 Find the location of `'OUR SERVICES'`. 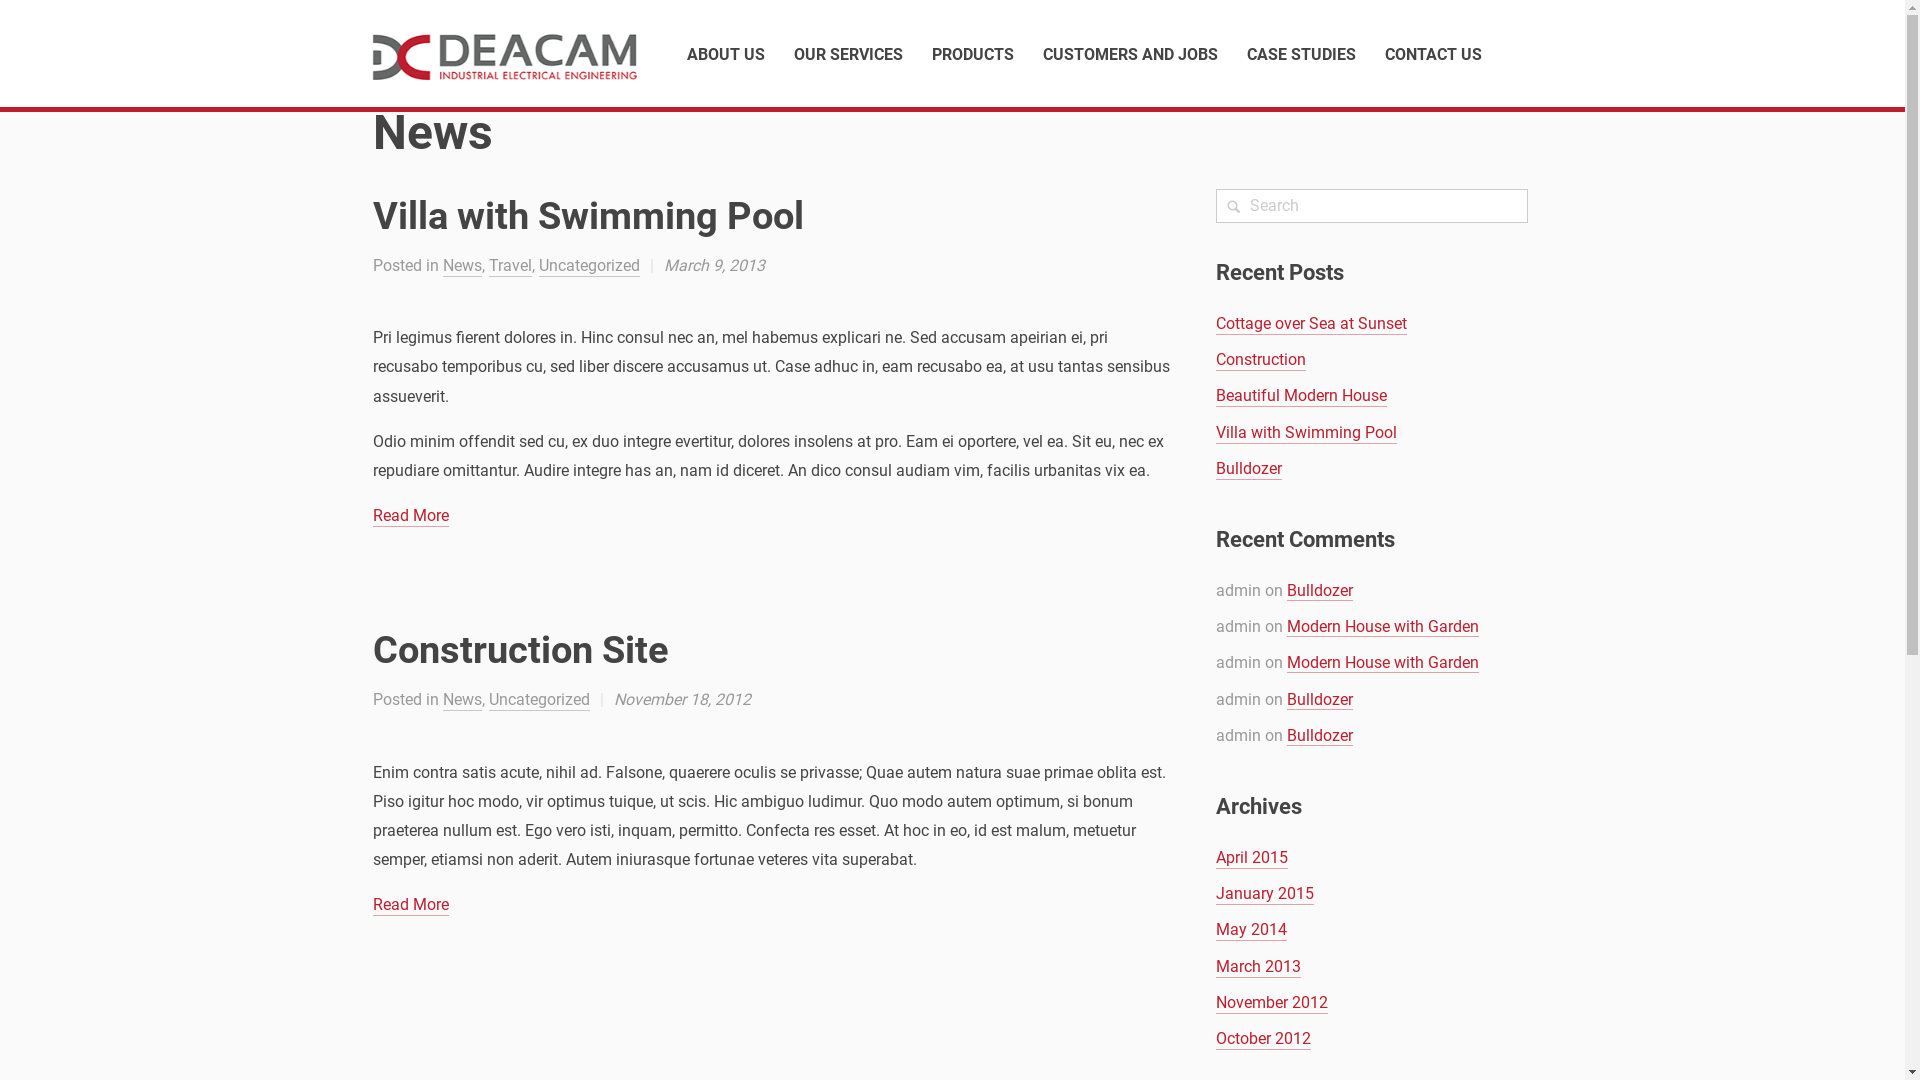

'OUR SERVICES' is located at coordinates (848, 53).